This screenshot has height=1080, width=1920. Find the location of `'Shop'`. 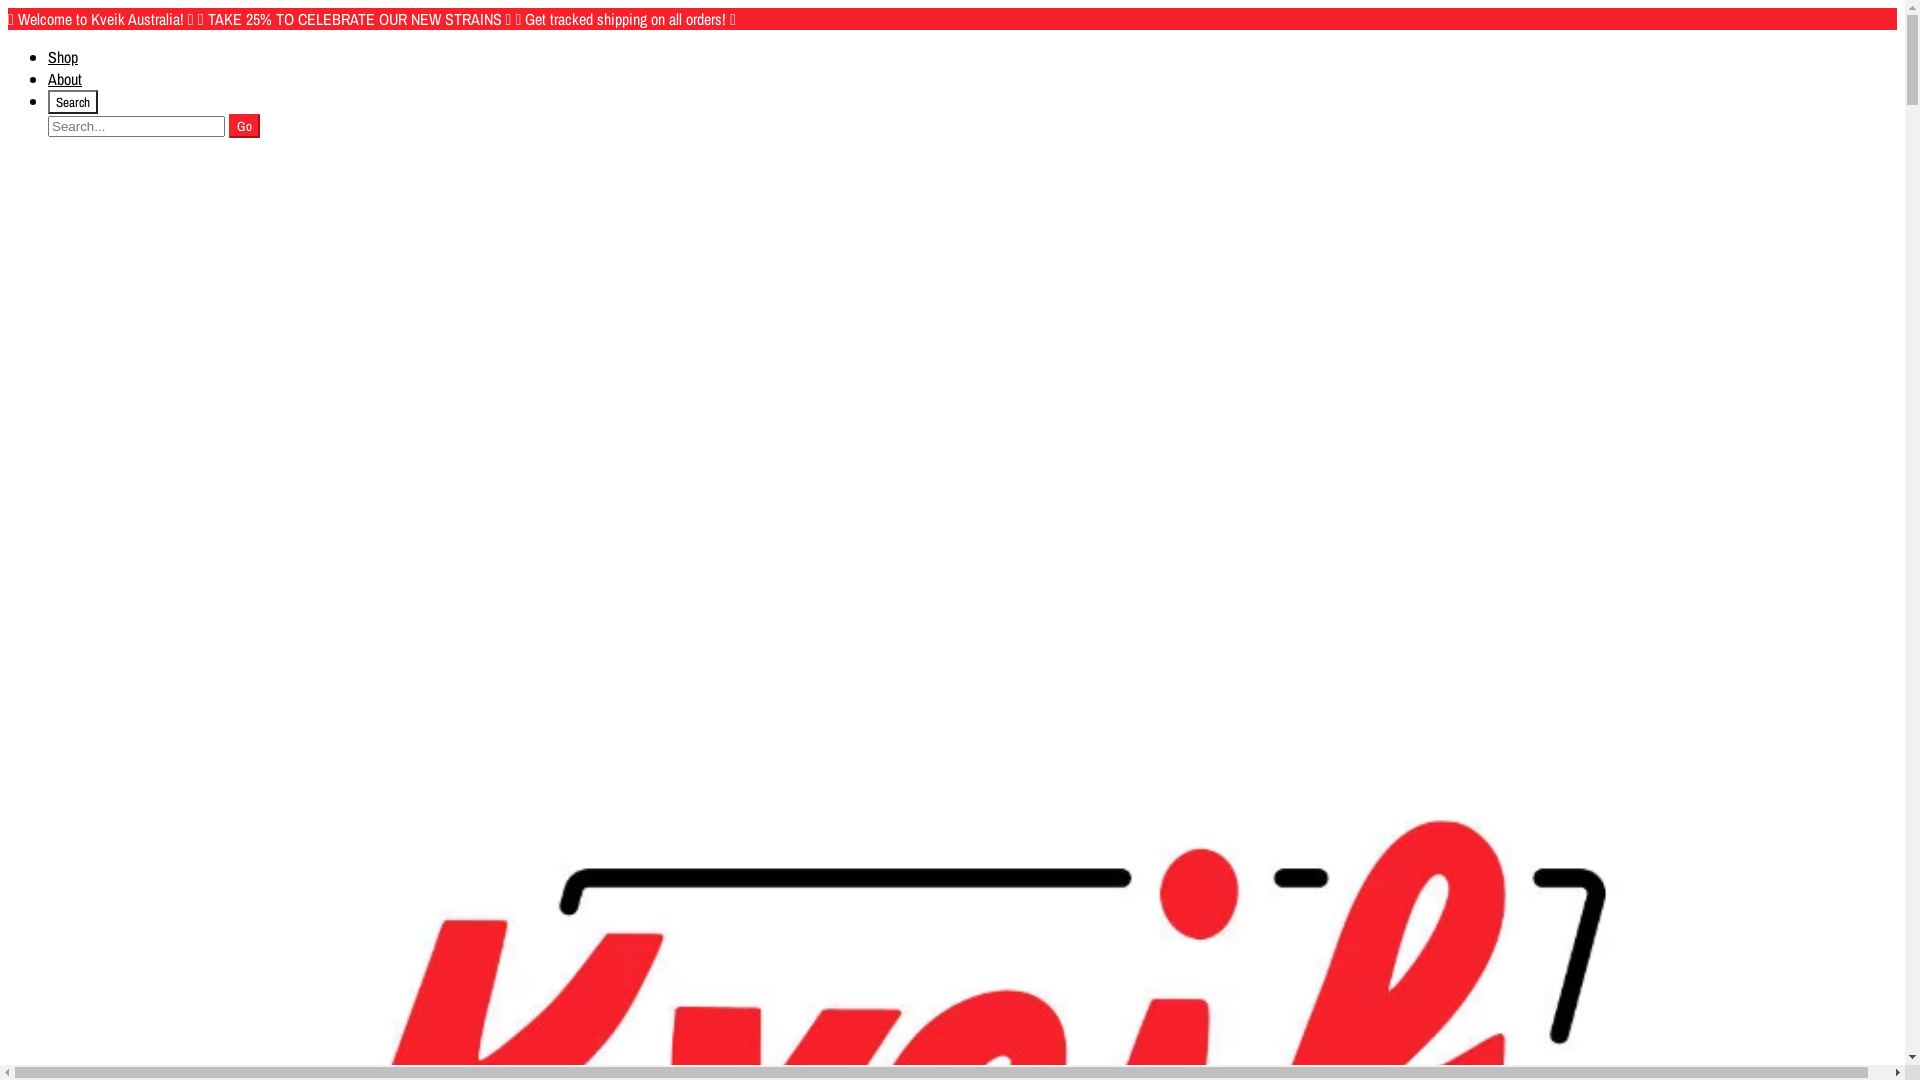

'Shop' is located at coordinates (62, 56).